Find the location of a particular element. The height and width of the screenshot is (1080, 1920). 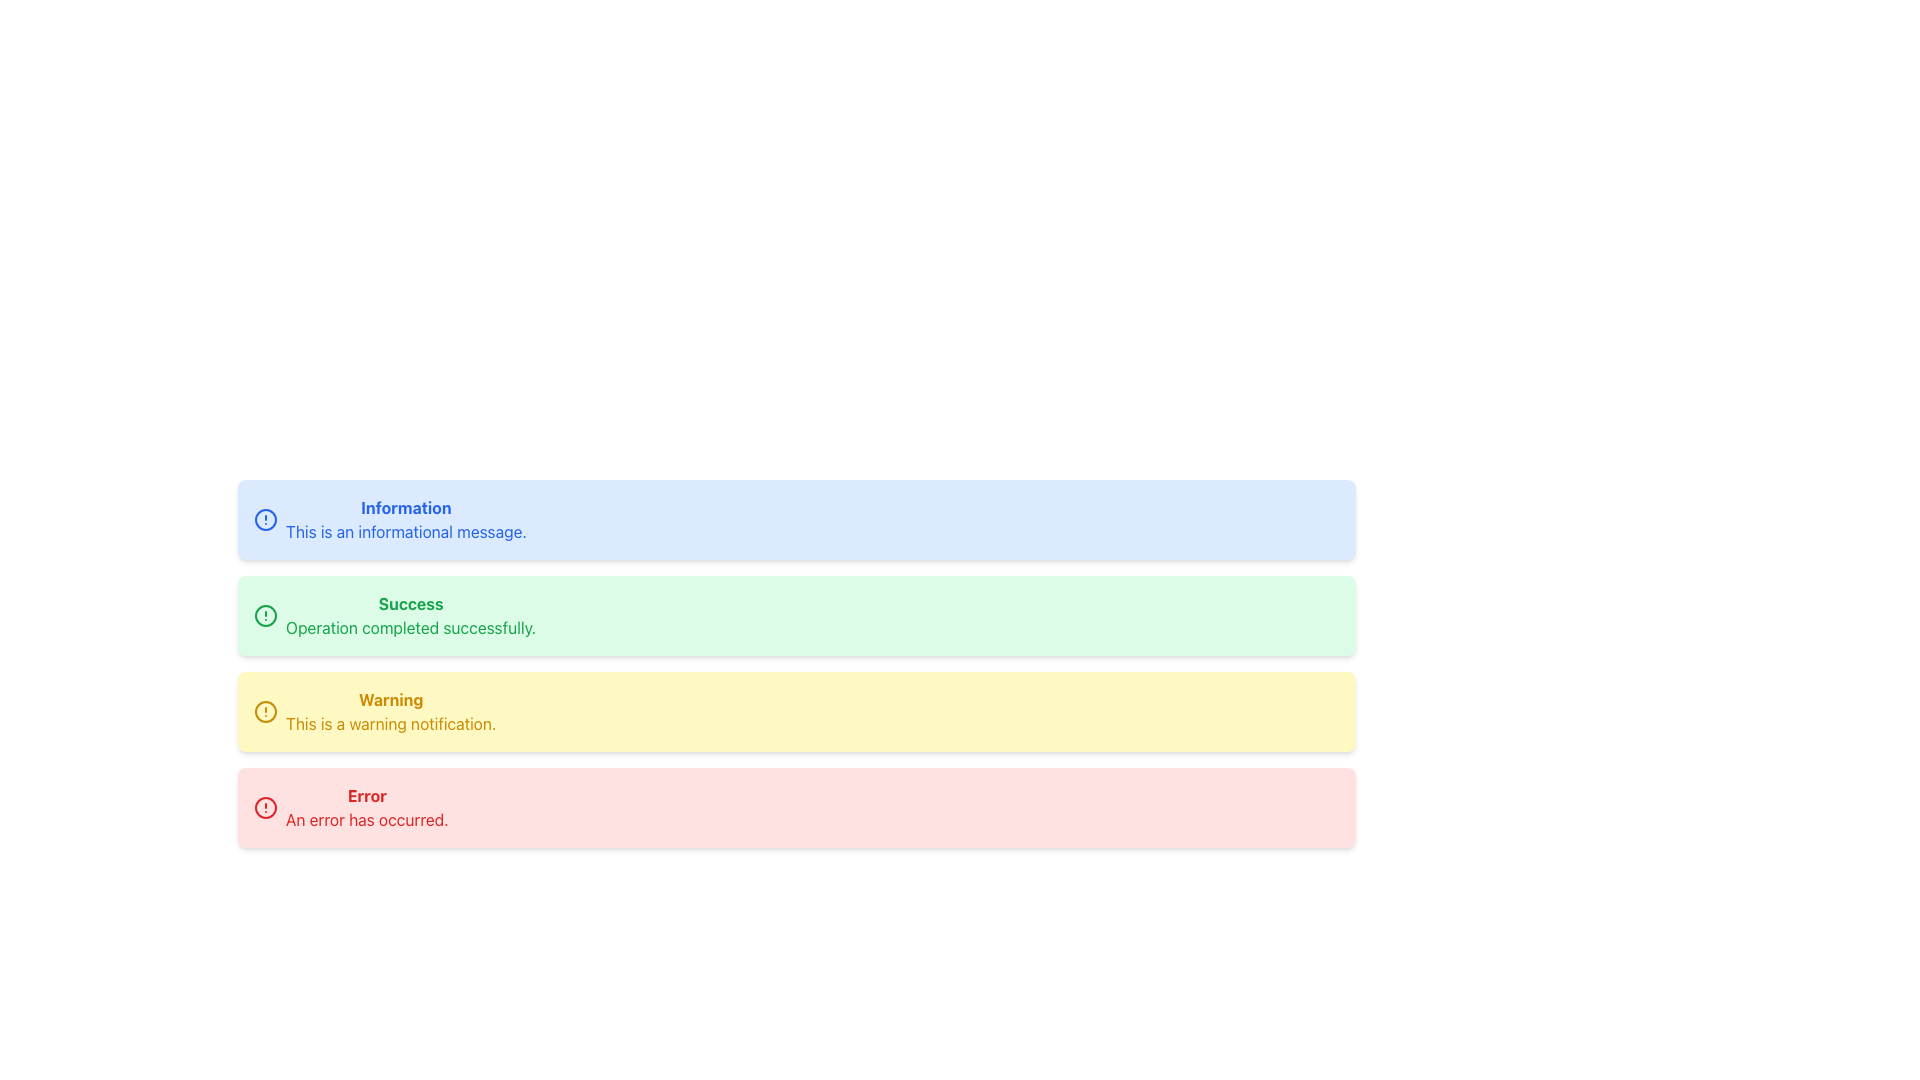

the 'Warning' notification box with bold text stating 'Warning' is located at coordinates (391, 711).